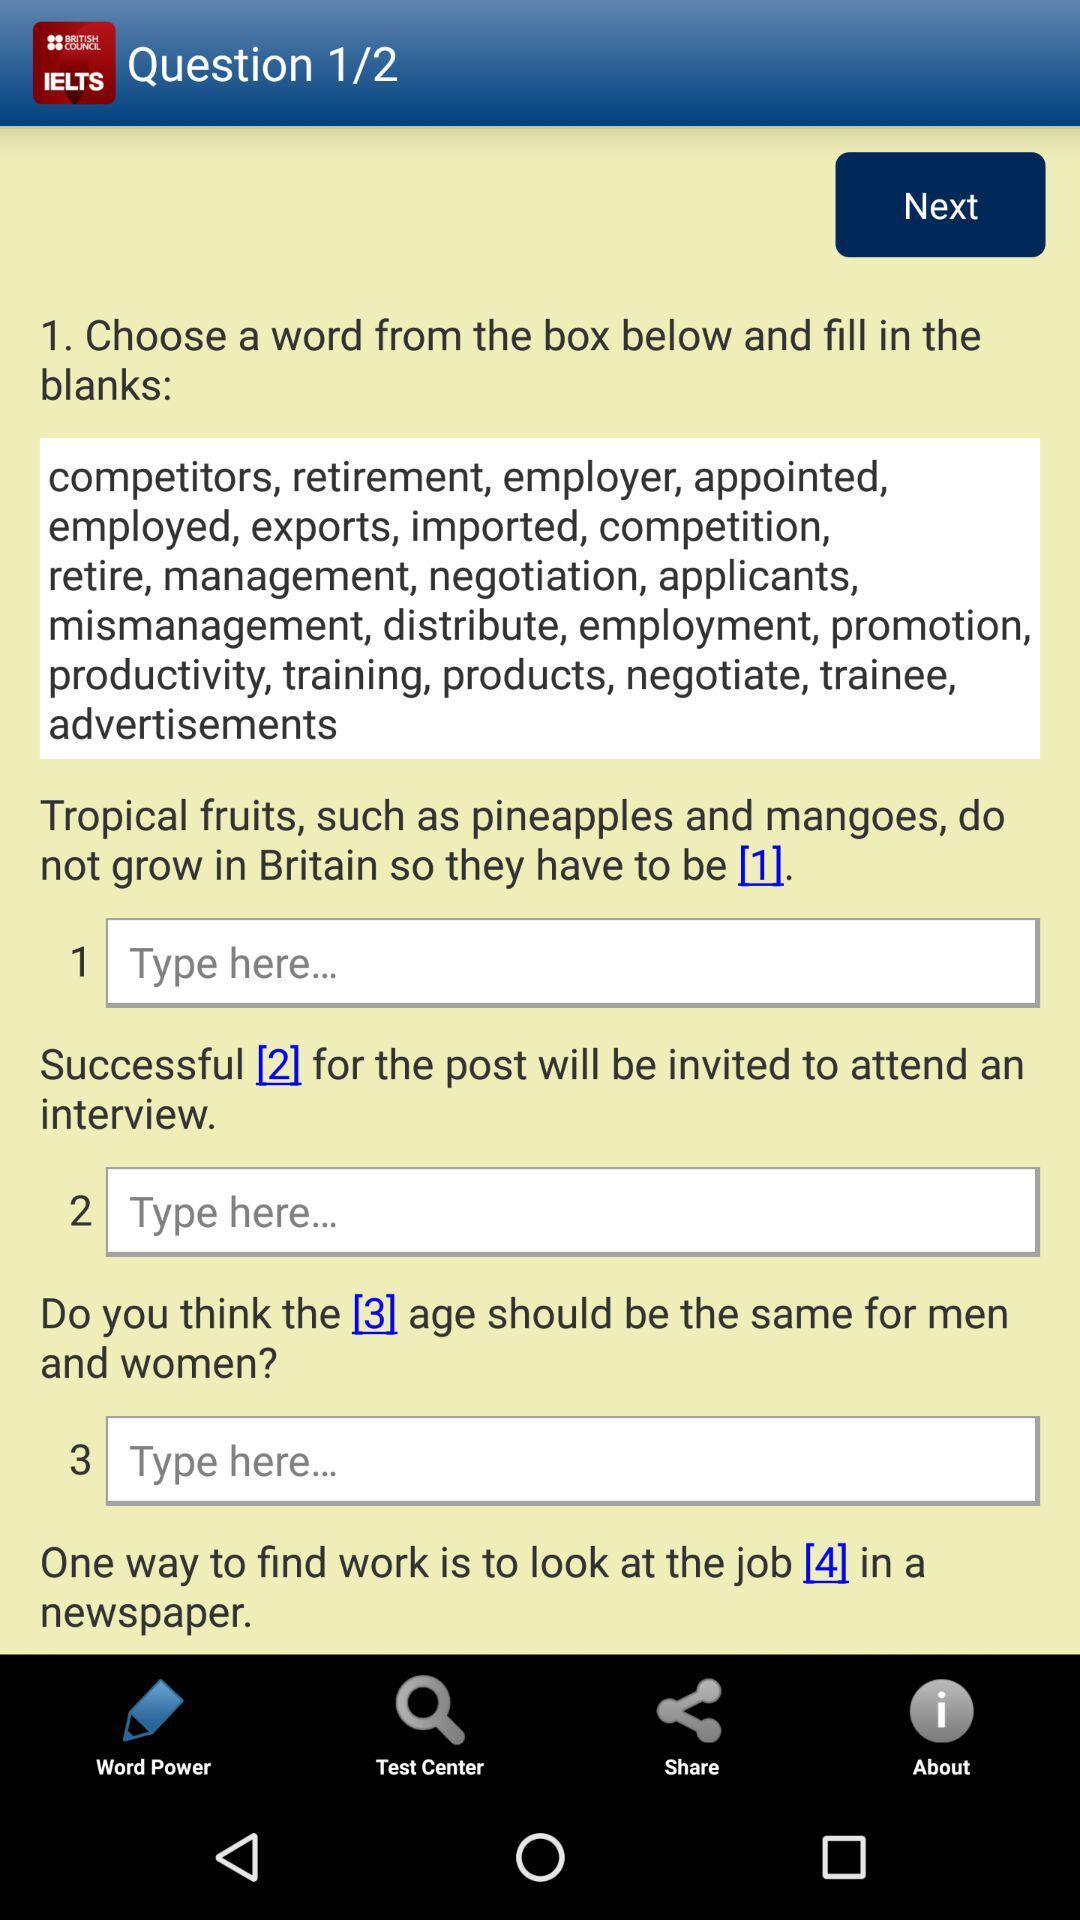  What do you see at coordinates (571, 961) in the screenshot?
I see `blank column` at bounding box center [571, 961].